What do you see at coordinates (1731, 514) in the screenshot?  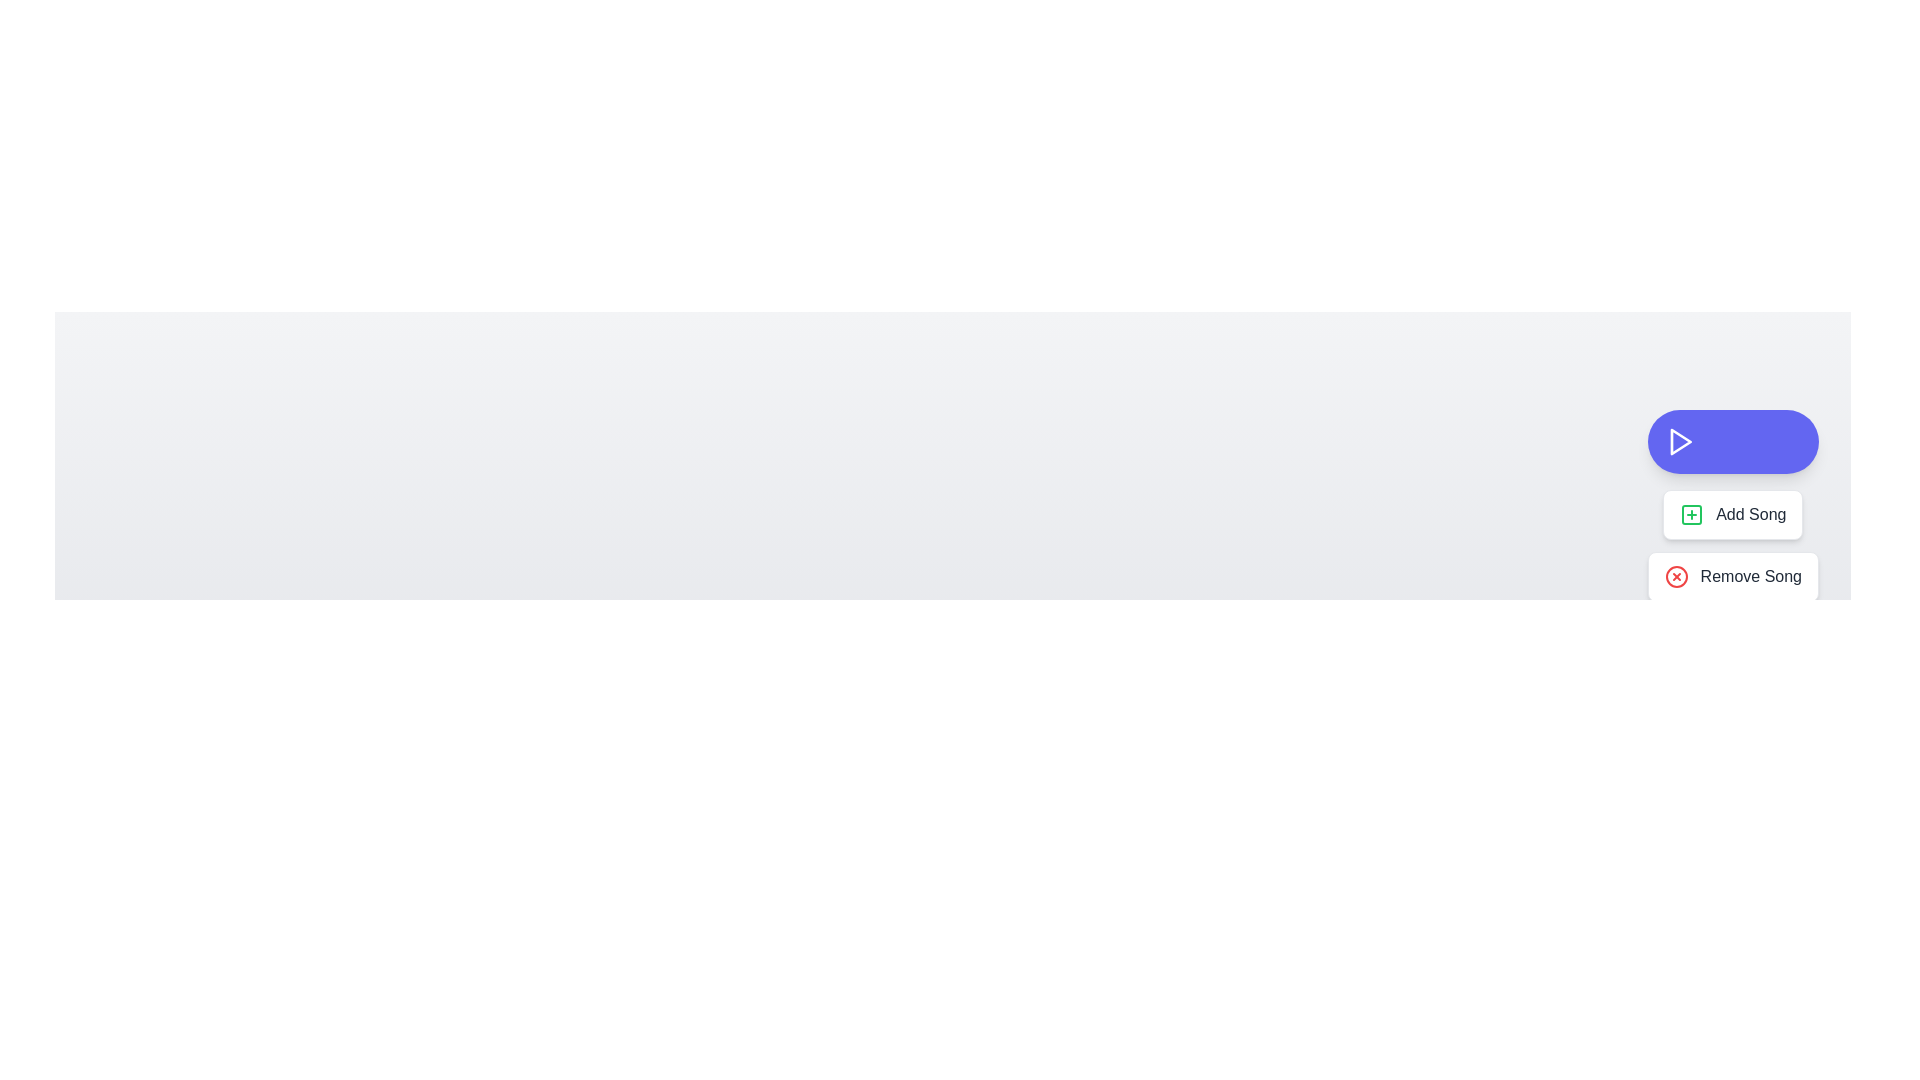 I see `the 'Add Song' button` at bounding box center [1731, 514].